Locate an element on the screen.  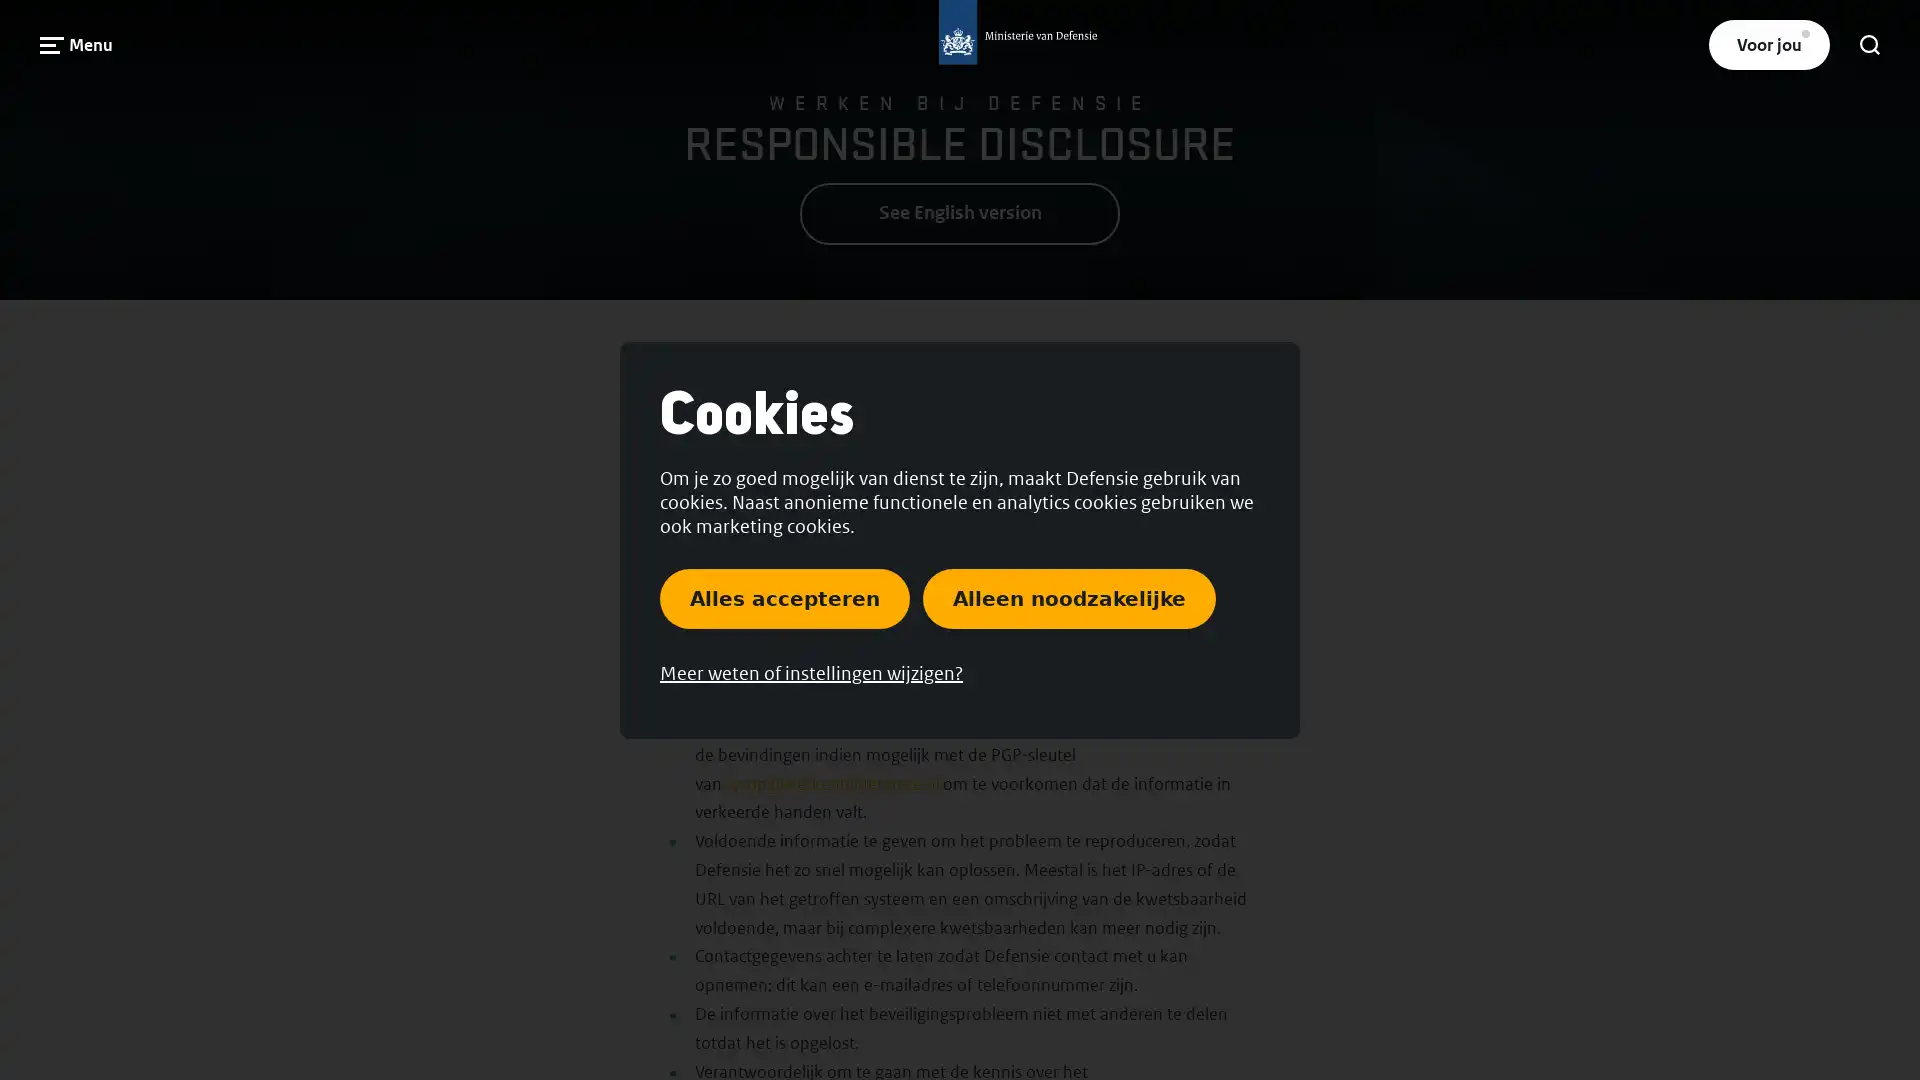
Zoeken openen is located at coordinates (1869, 45).